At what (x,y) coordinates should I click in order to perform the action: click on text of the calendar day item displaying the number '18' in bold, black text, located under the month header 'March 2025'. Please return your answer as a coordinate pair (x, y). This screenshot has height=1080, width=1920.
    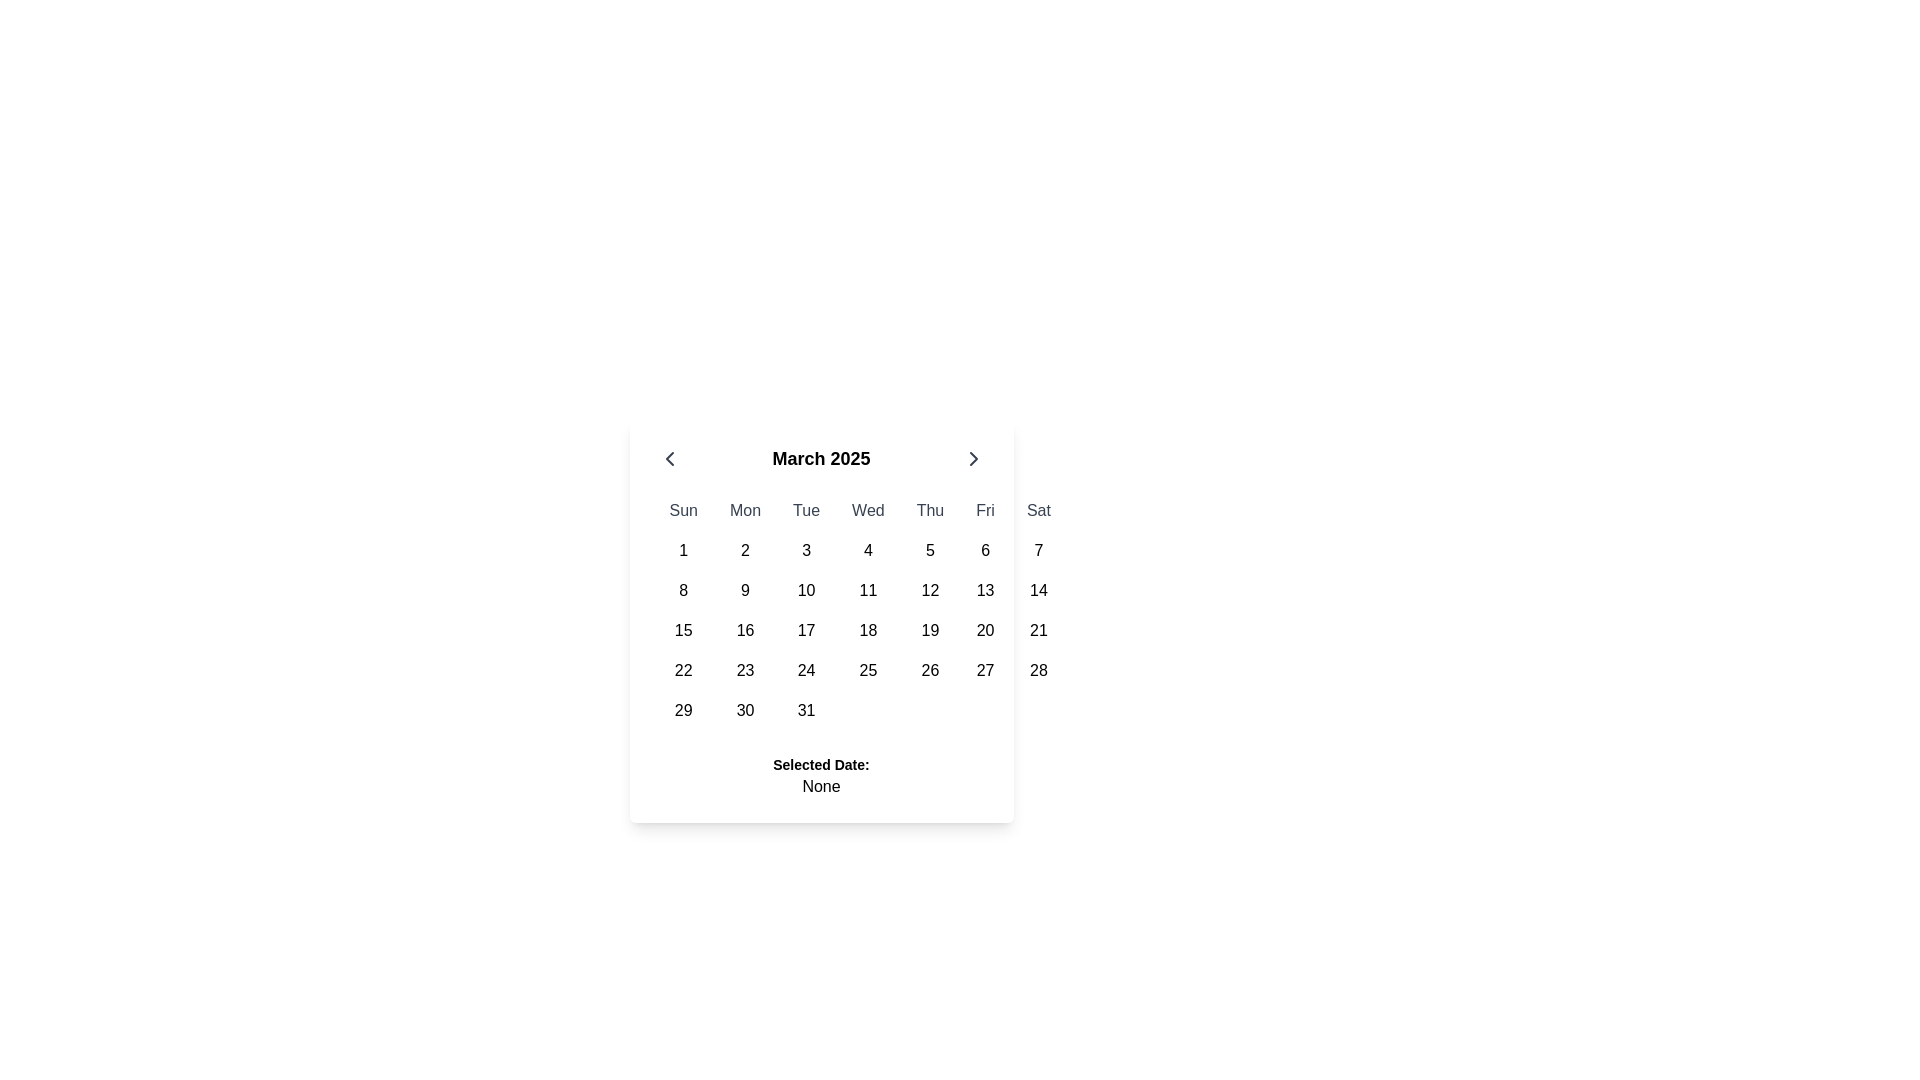
    Looking at the image, I should click on (868, 631).